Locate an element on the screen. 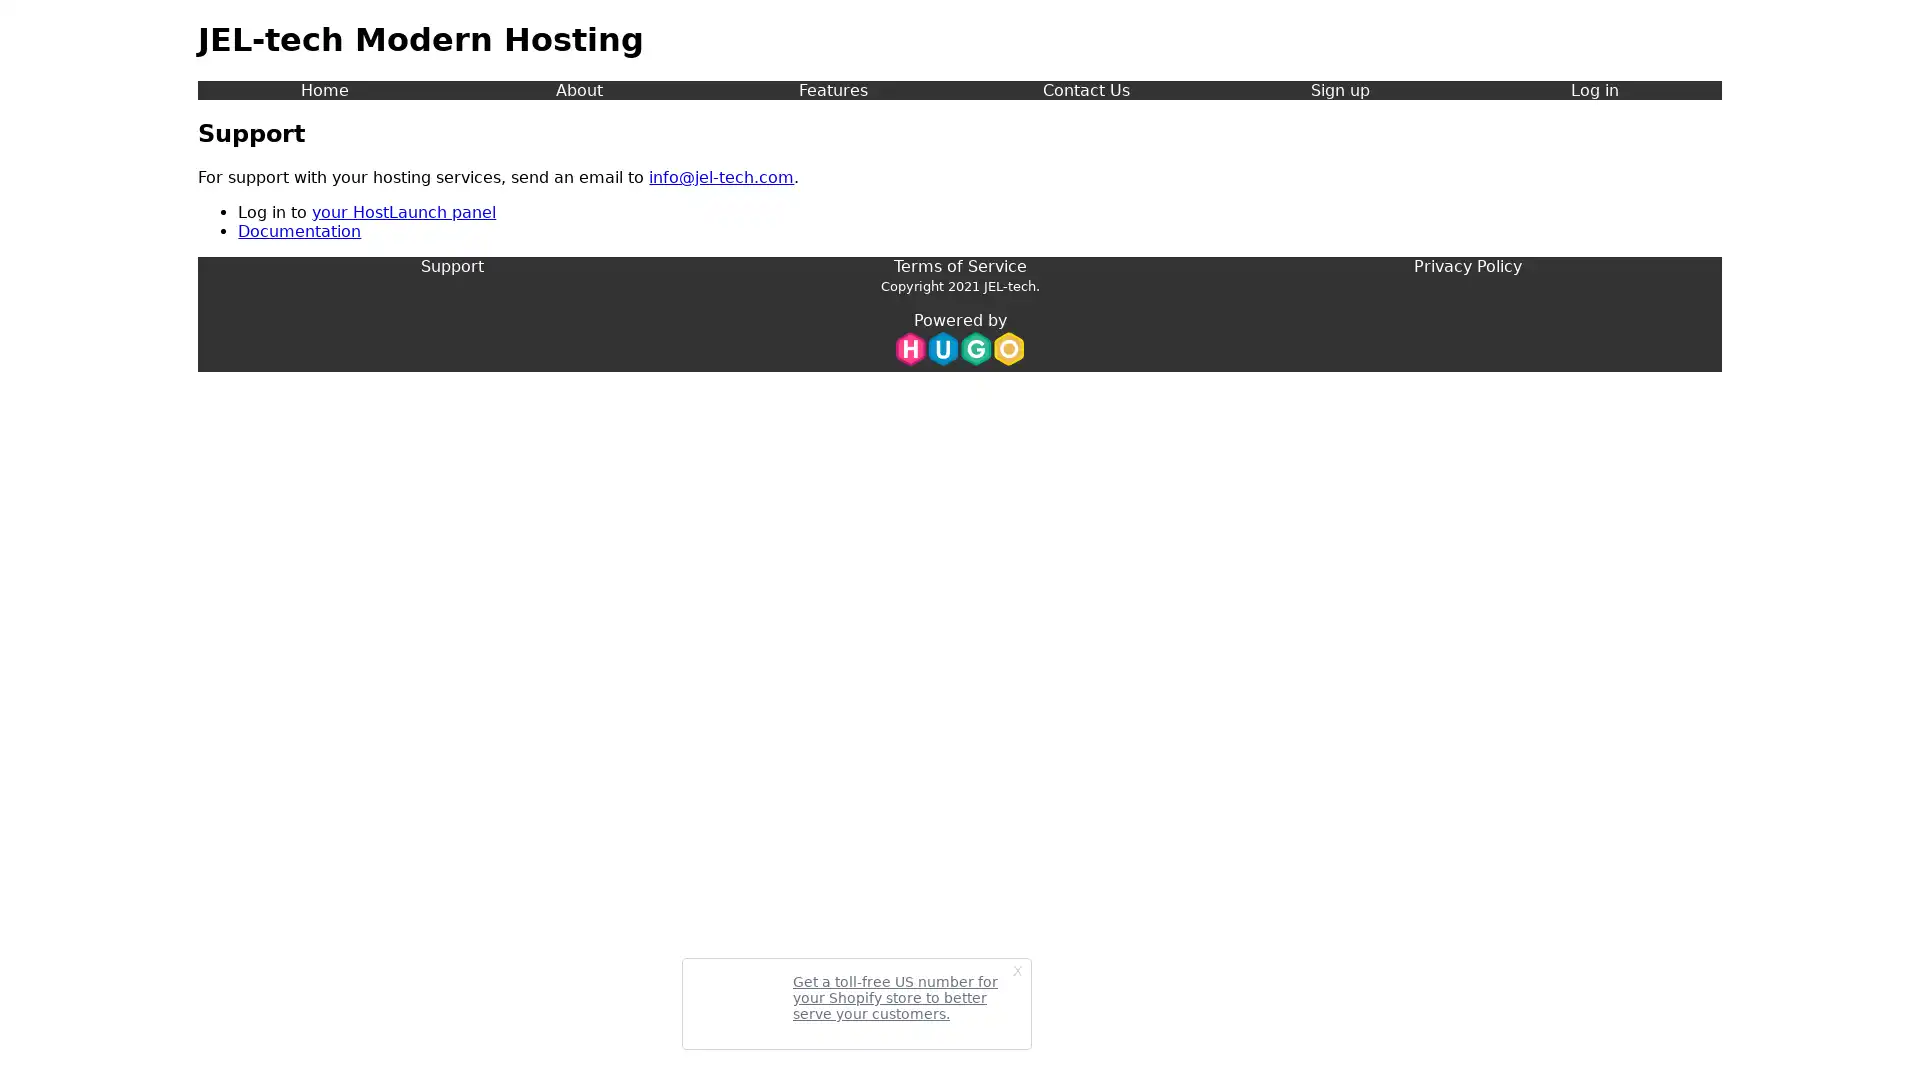 Image resolution: width=1920 pixels, height=1080 pixels. Open chat widget is located at coordinates (1874, 1034).